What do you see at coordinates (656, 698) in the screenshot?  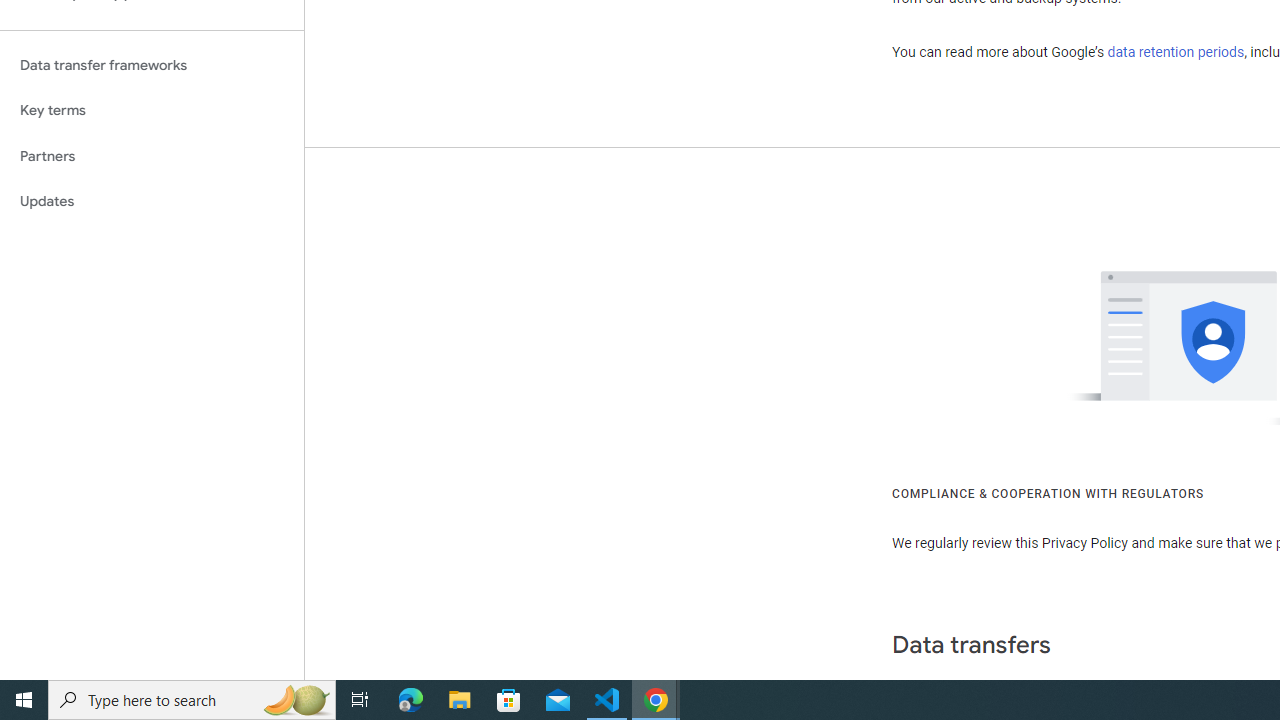 I see `'Google Chrome - 2 running windows'` at bounding box center [656, 698].